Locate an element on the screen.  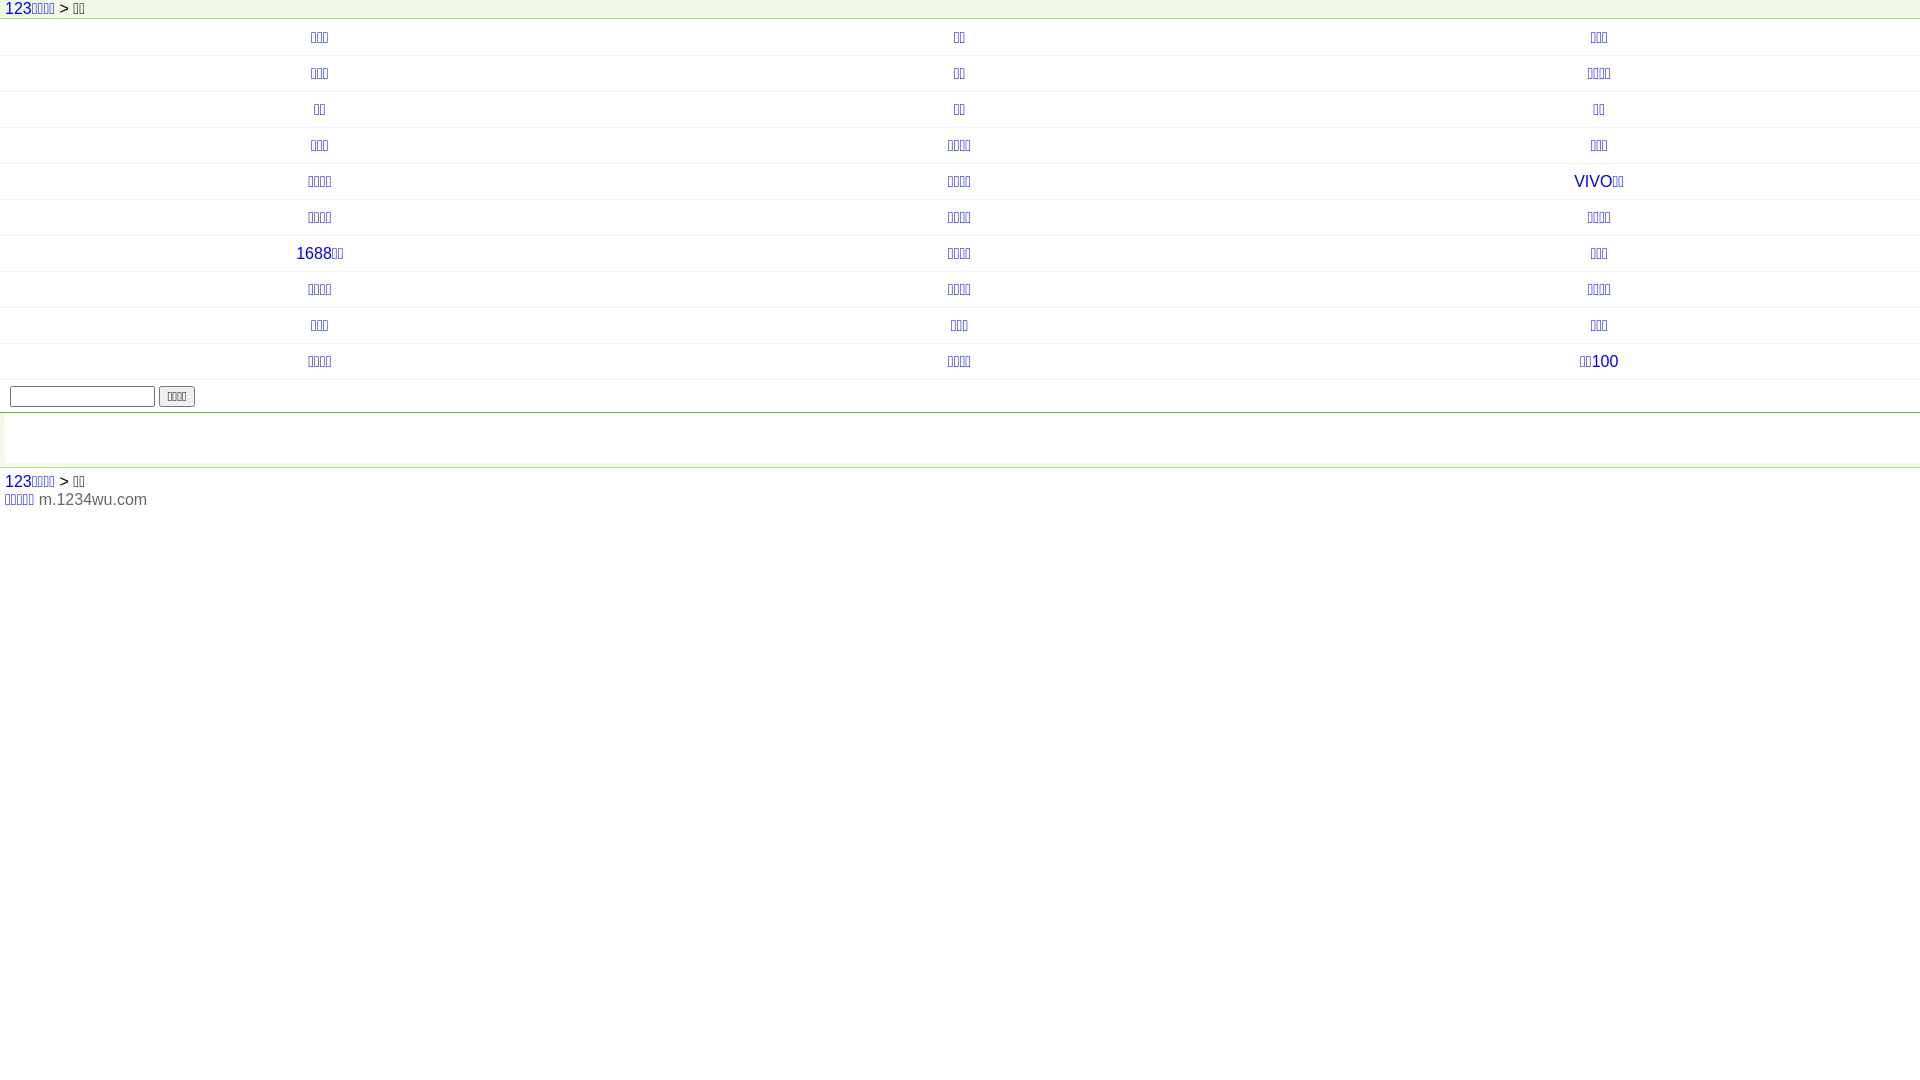
'm.1234wu.com' is located at coordinates (92, 498).